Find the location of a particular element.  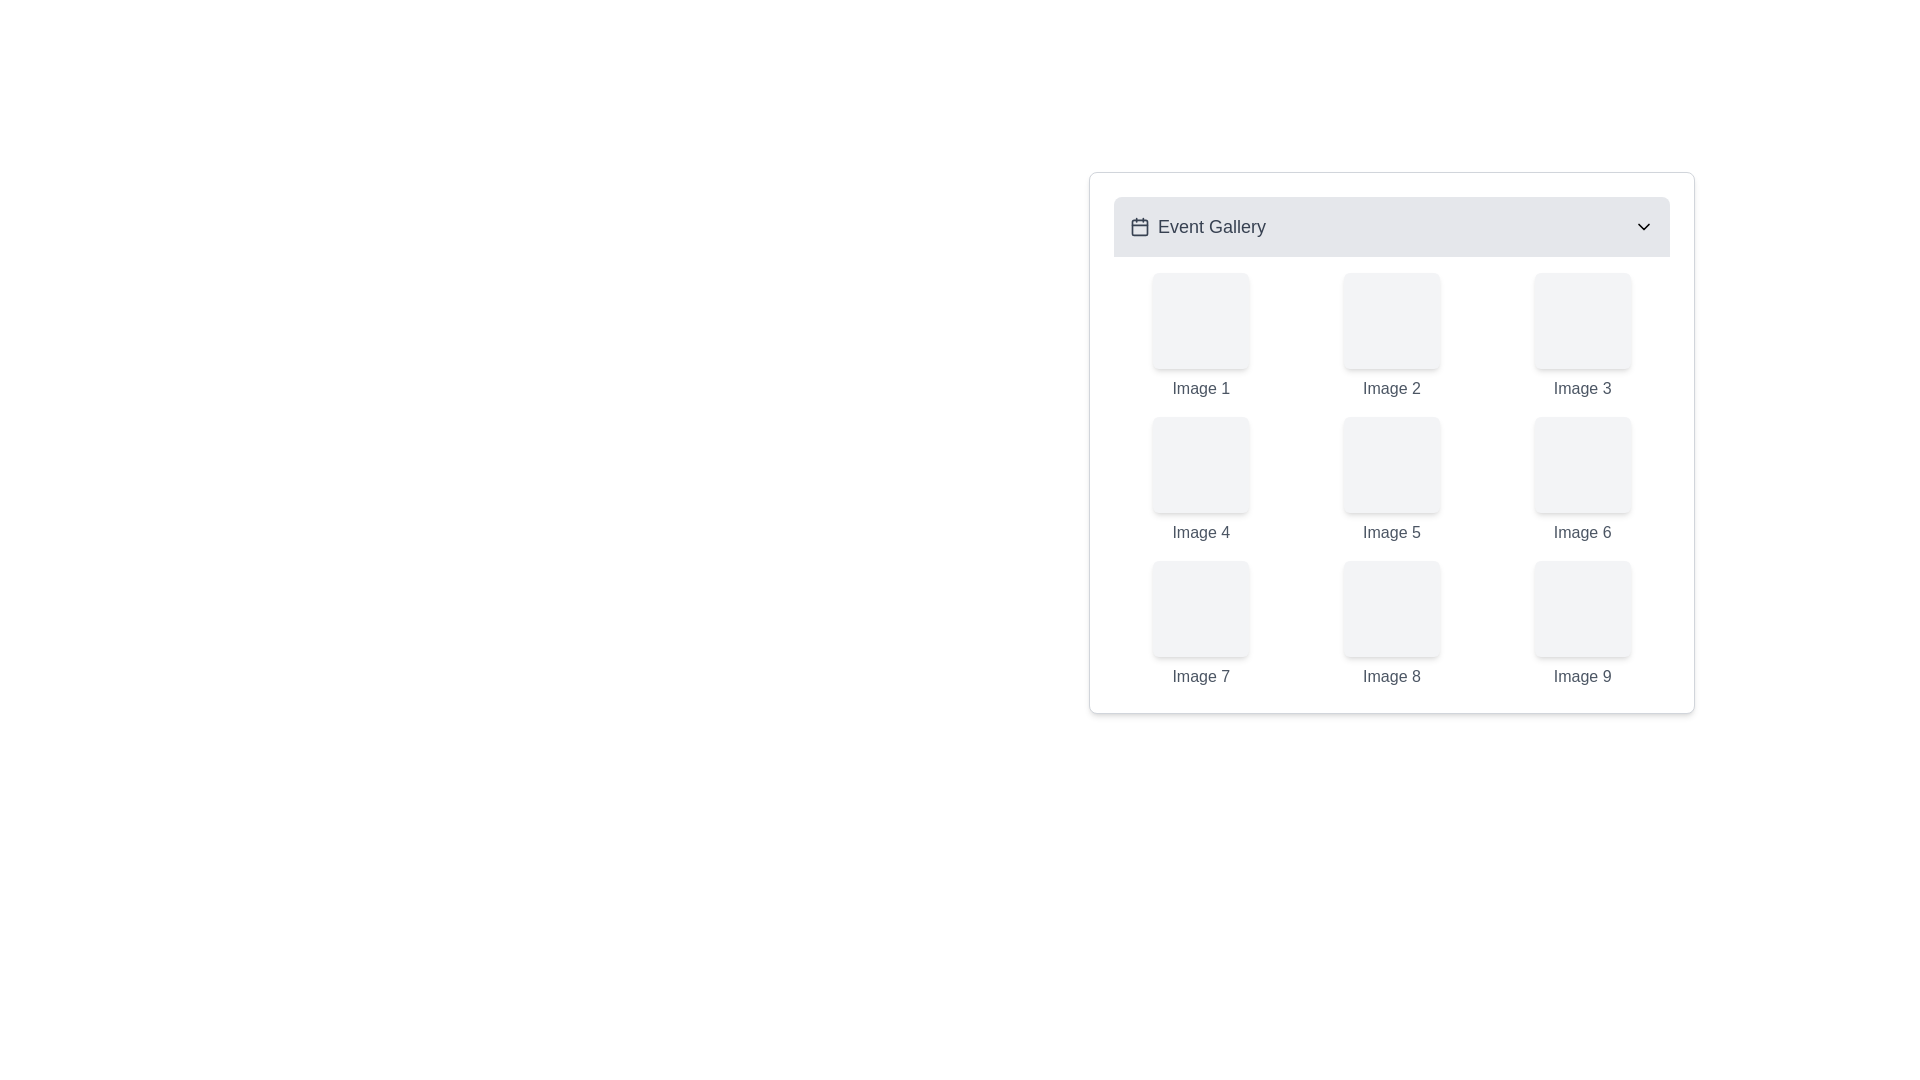

the text label displaying 'Image 2' in gray font, positioned below the image placeholder in the upper-middle section of the gallery grid is located at coordinates (1391, 389).